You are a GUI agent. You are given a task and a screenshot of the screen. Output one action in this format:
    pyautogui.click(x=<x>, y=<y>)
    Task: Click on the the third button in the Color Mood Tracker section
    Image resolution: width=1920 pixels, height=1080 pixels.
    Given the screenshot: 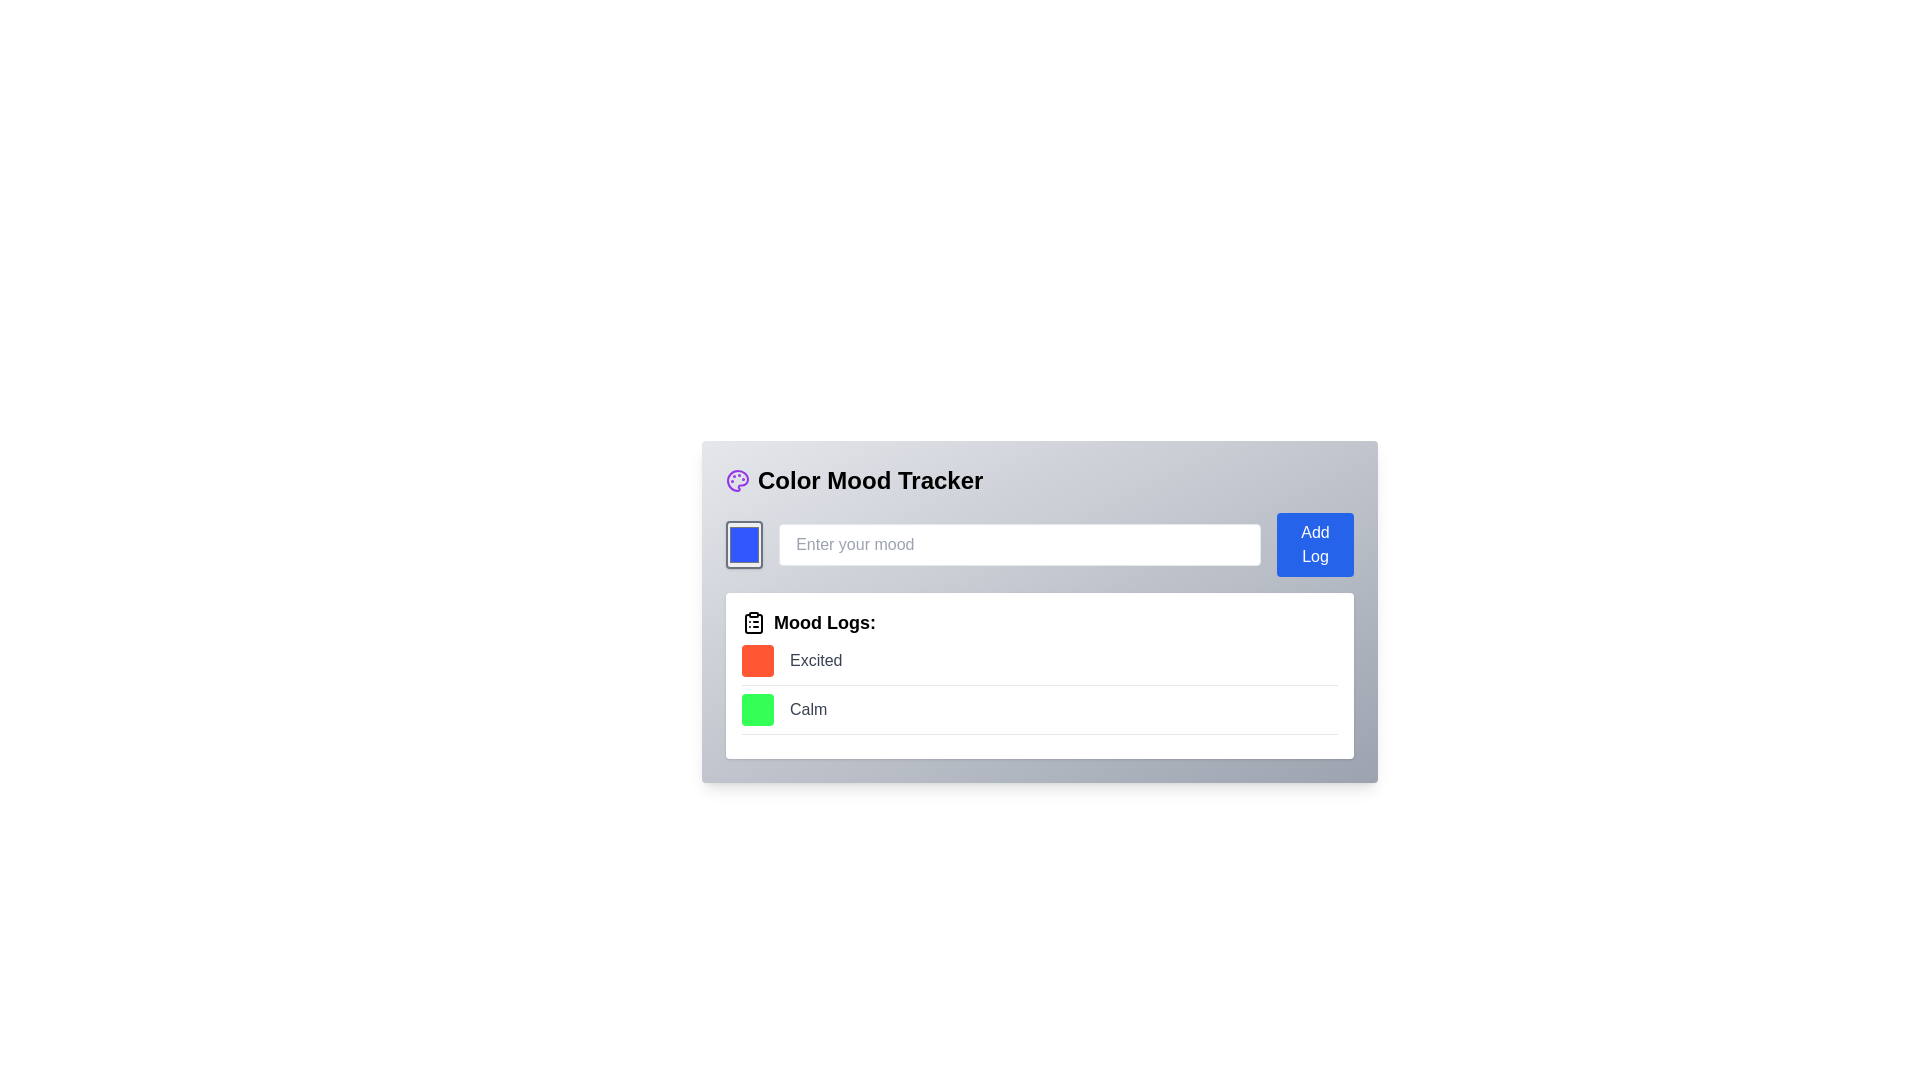 What is the action you would take?
    pyautogui.click(x=1315, y=544)
    